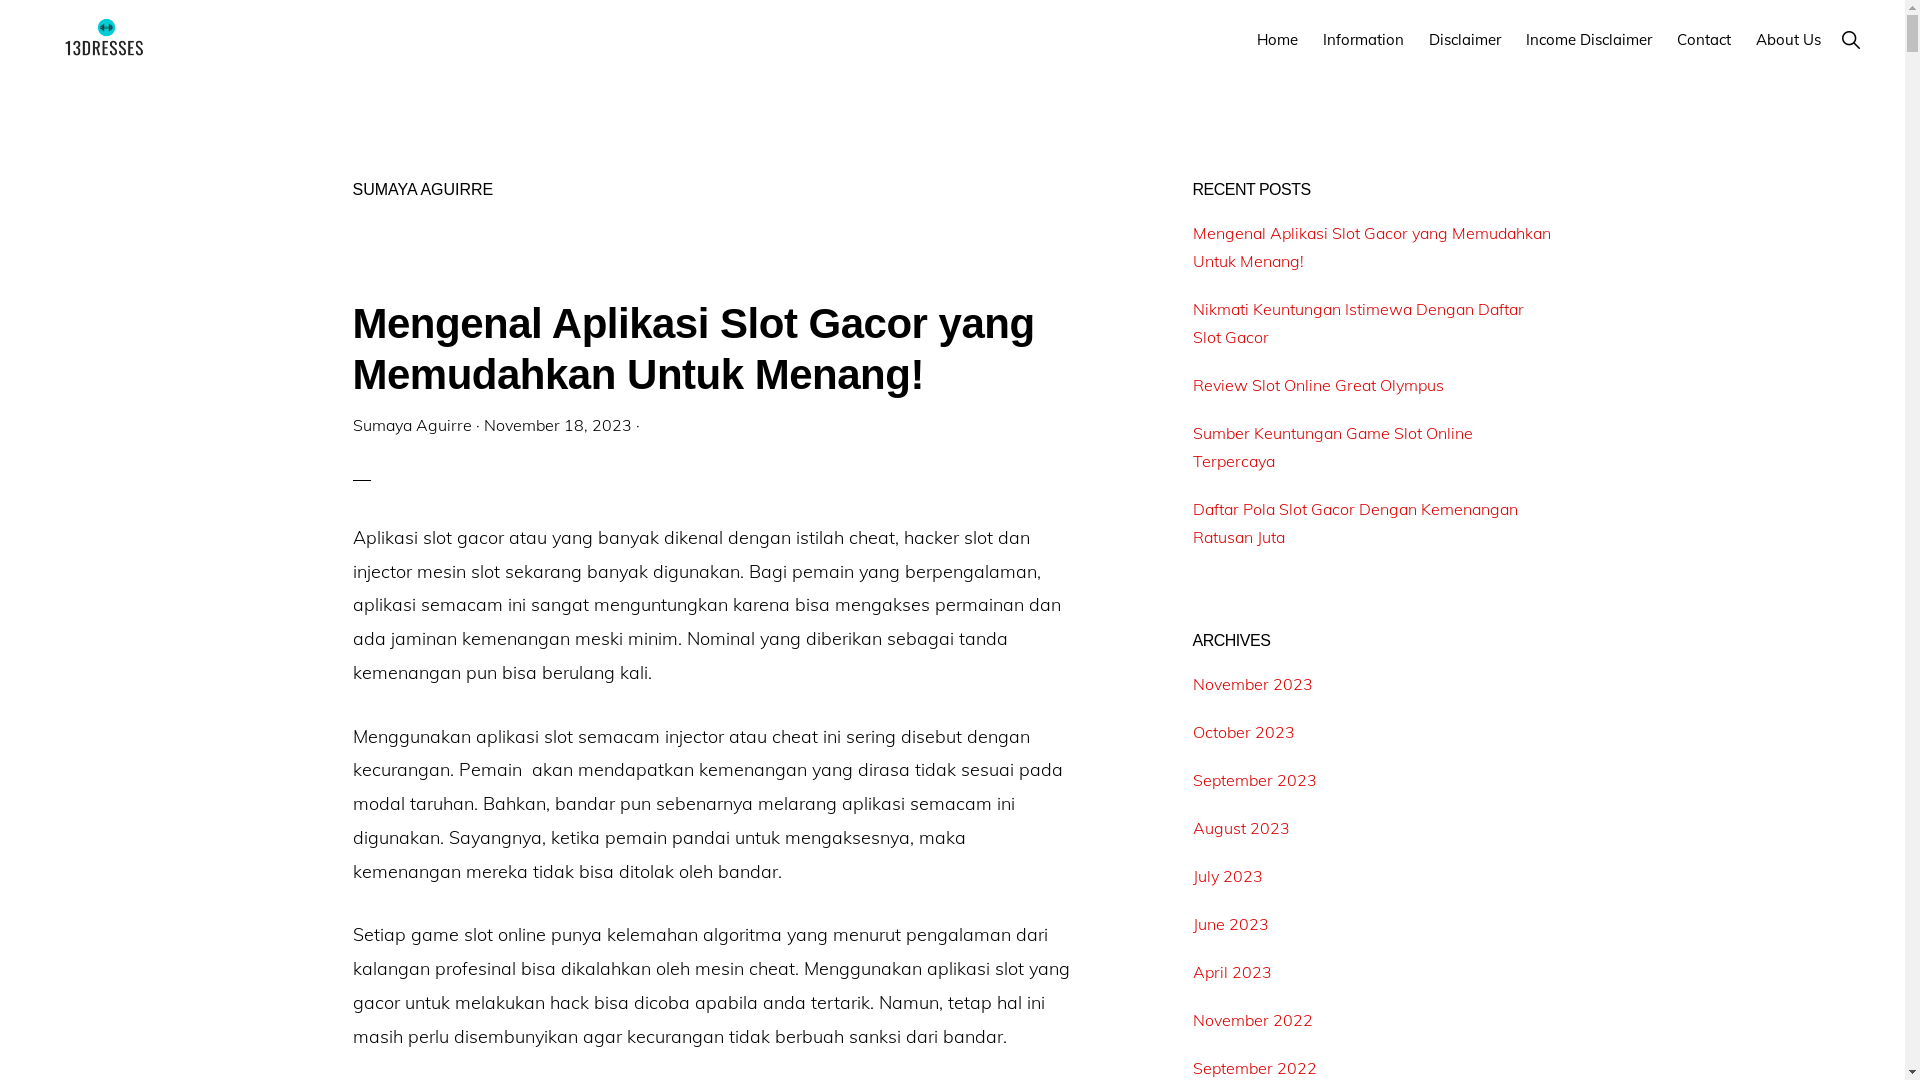  I want to click on 'July 2023', so click(1226, 874).